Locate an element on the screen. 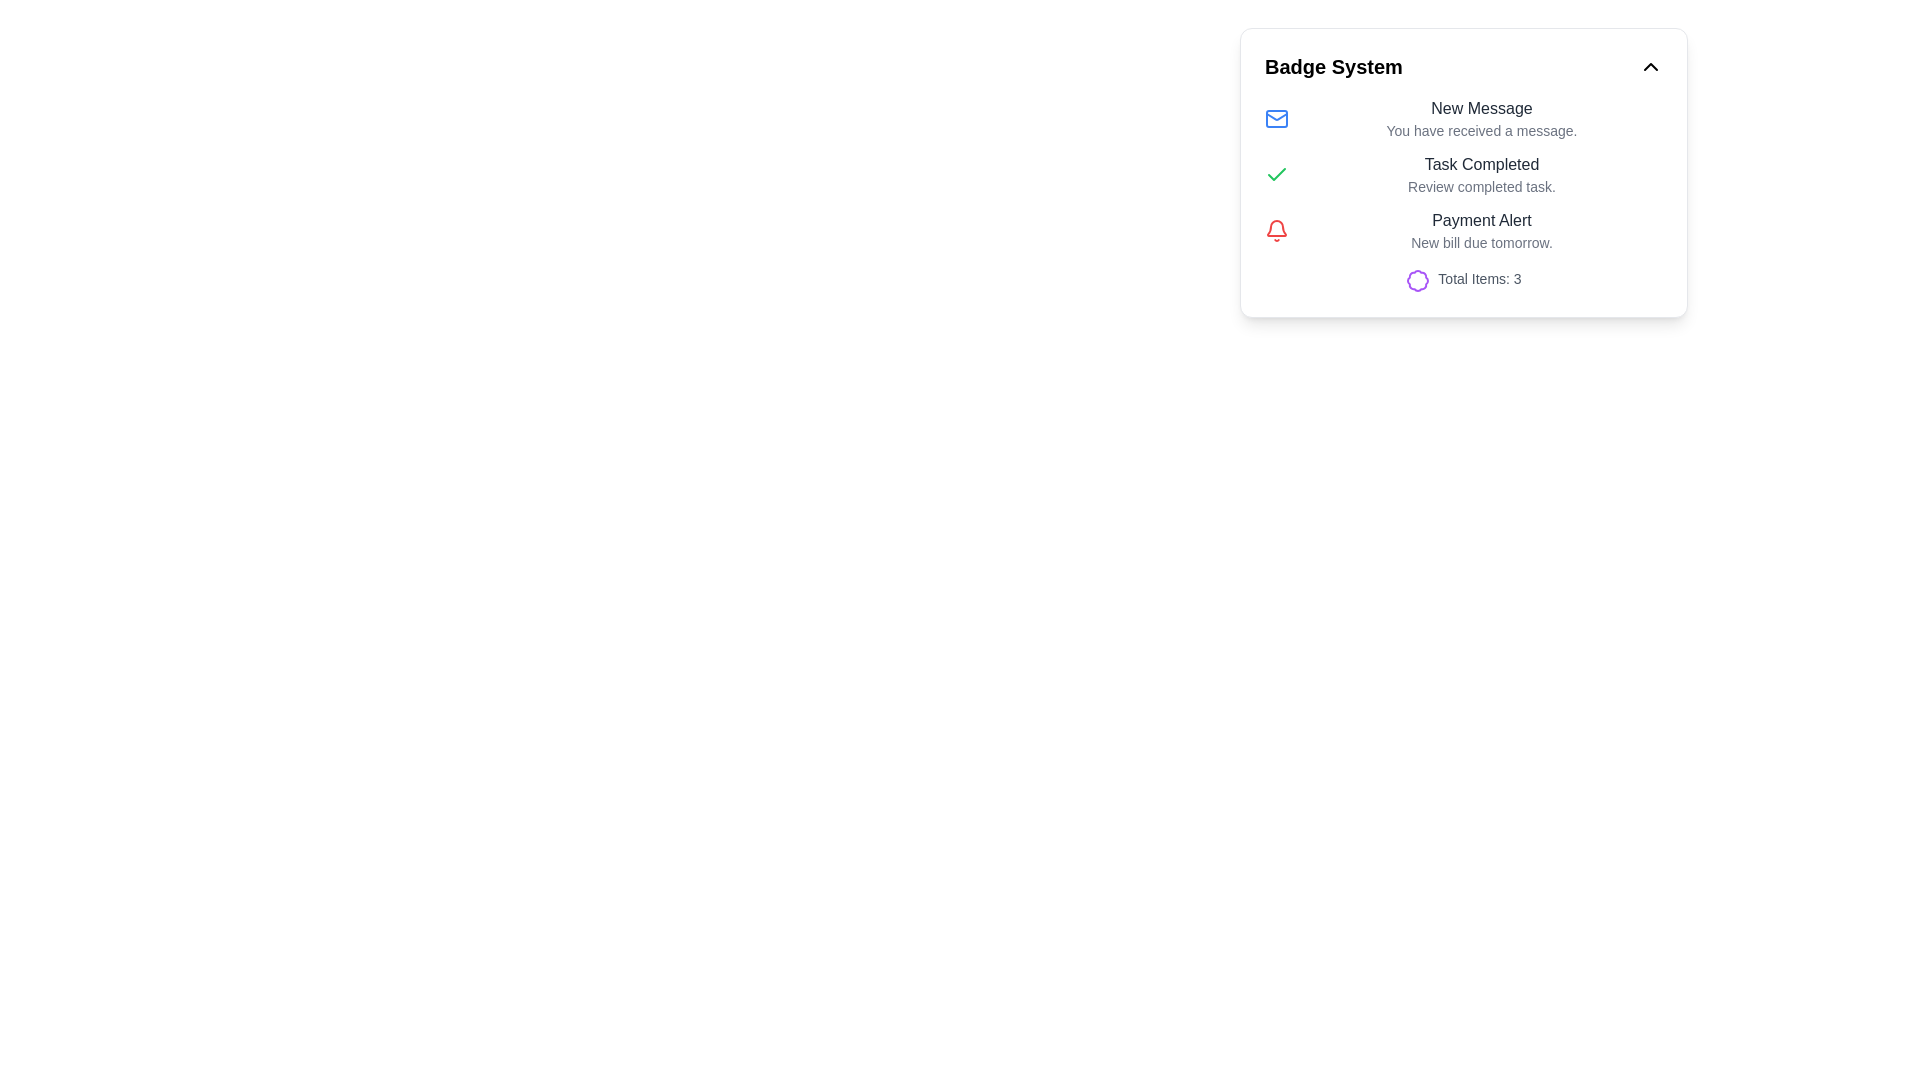 The image size is (1920, 1080). the text label stating 'You have received a message.' which is positioned below the bold heading 'New Message' in the 'Badge System' module is located at coordinates (1482, 131).